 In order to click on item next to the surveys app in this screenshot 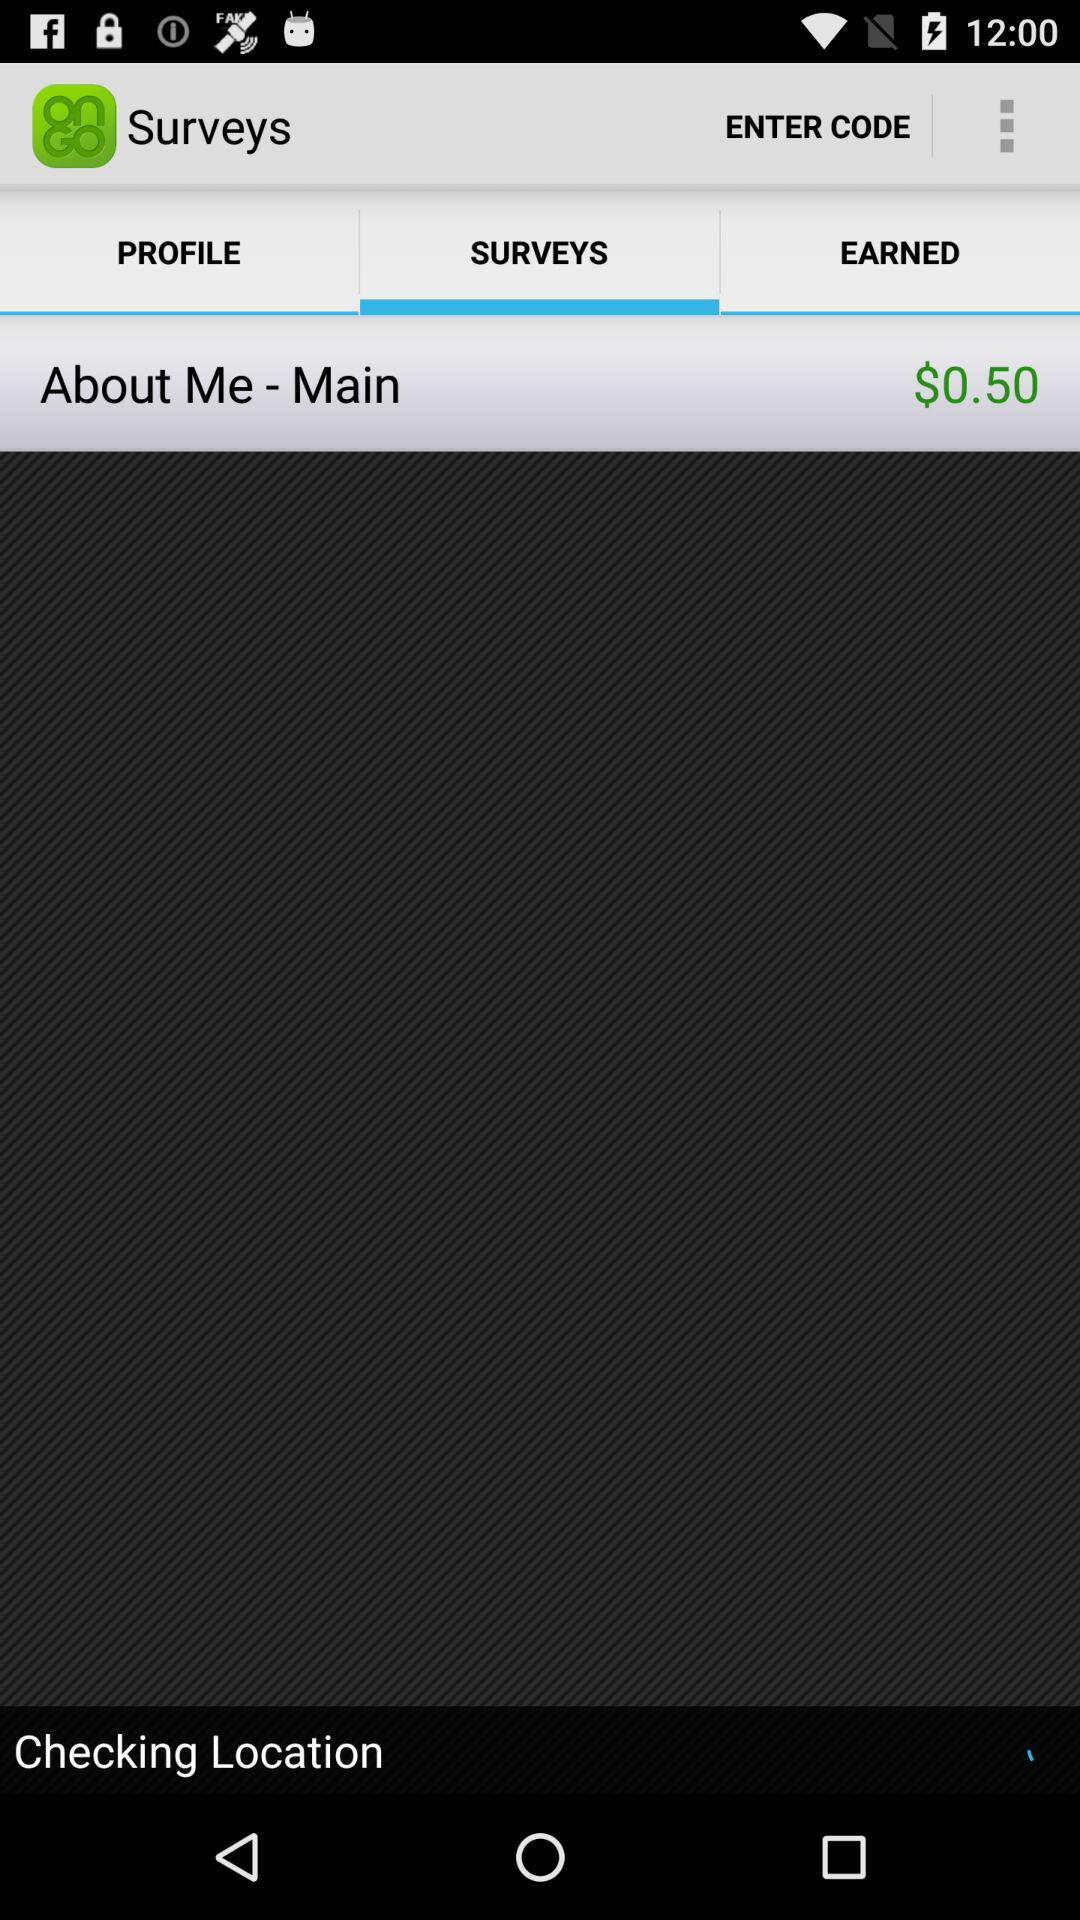, I will do `click(817, 124)`.